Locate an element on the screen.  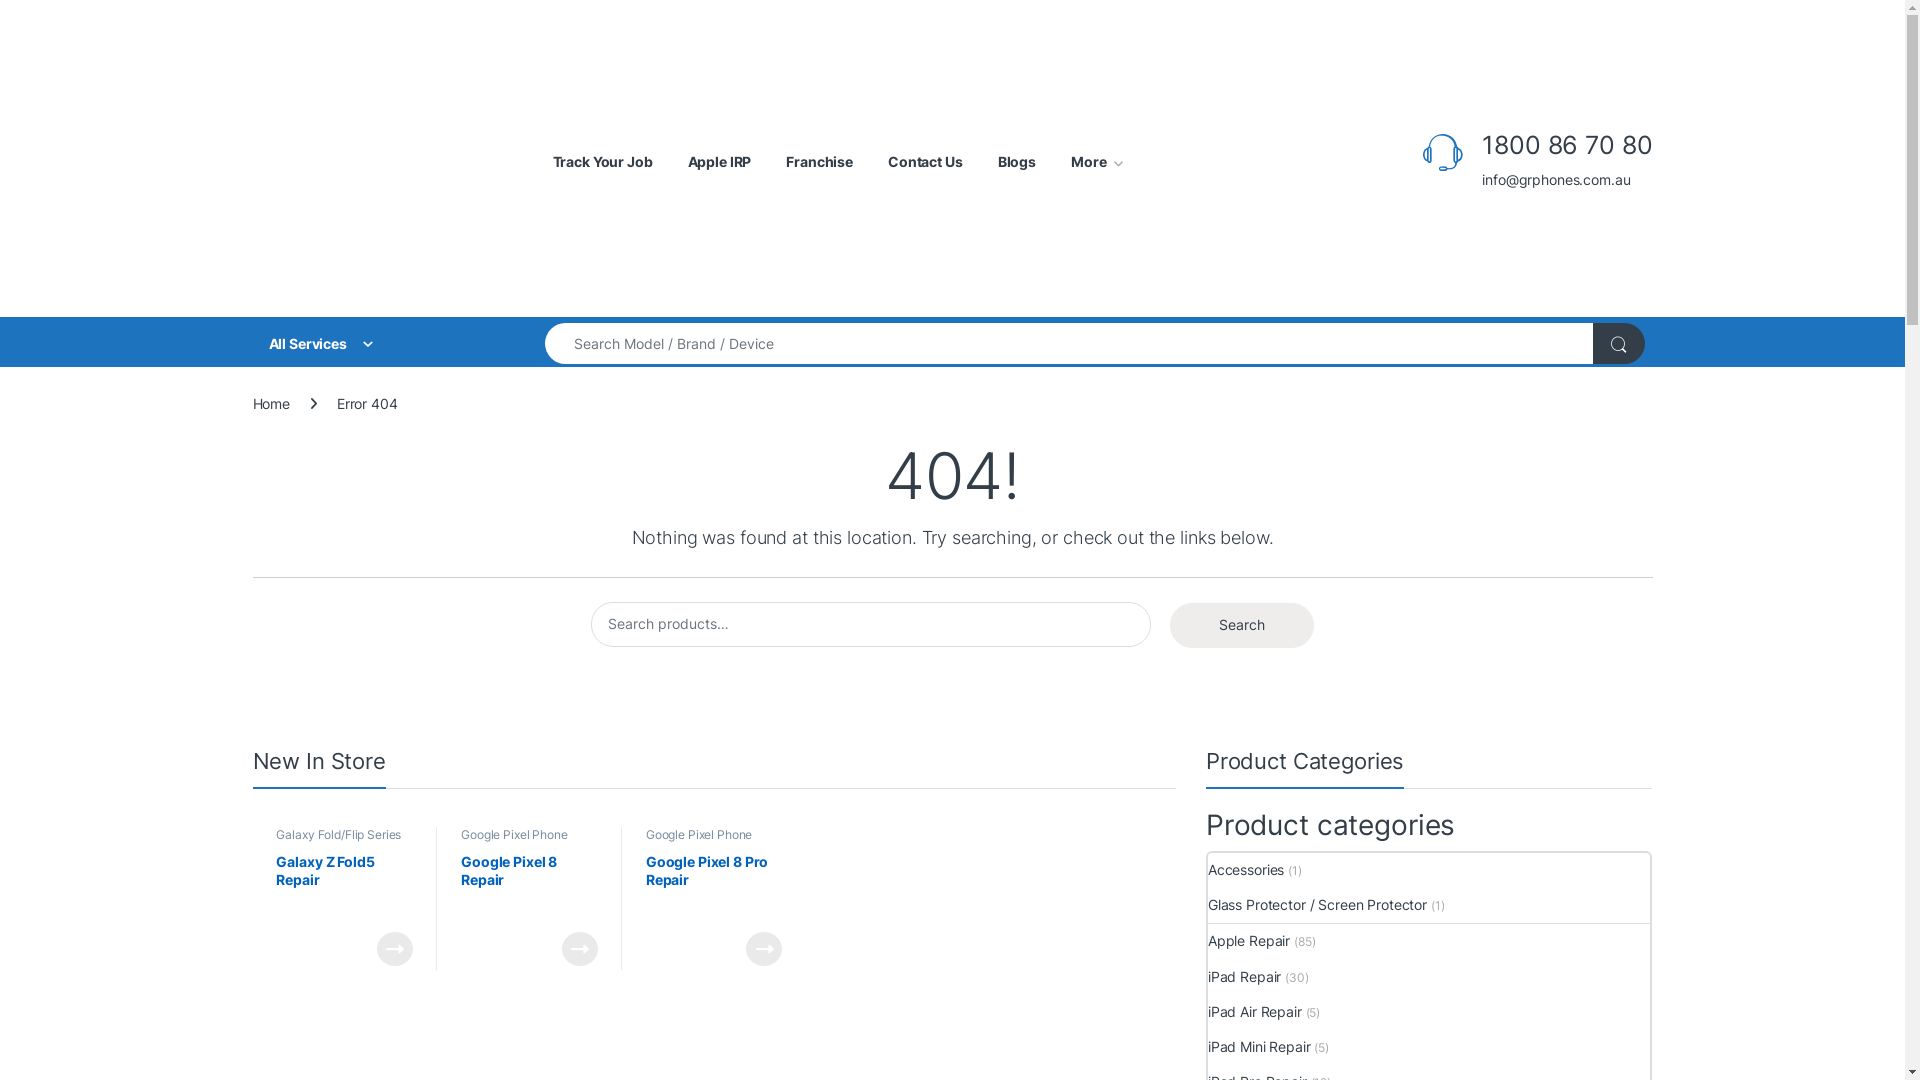
'Galaxy Fold/Flip Series Repair' is located at coordinates (338, 840).